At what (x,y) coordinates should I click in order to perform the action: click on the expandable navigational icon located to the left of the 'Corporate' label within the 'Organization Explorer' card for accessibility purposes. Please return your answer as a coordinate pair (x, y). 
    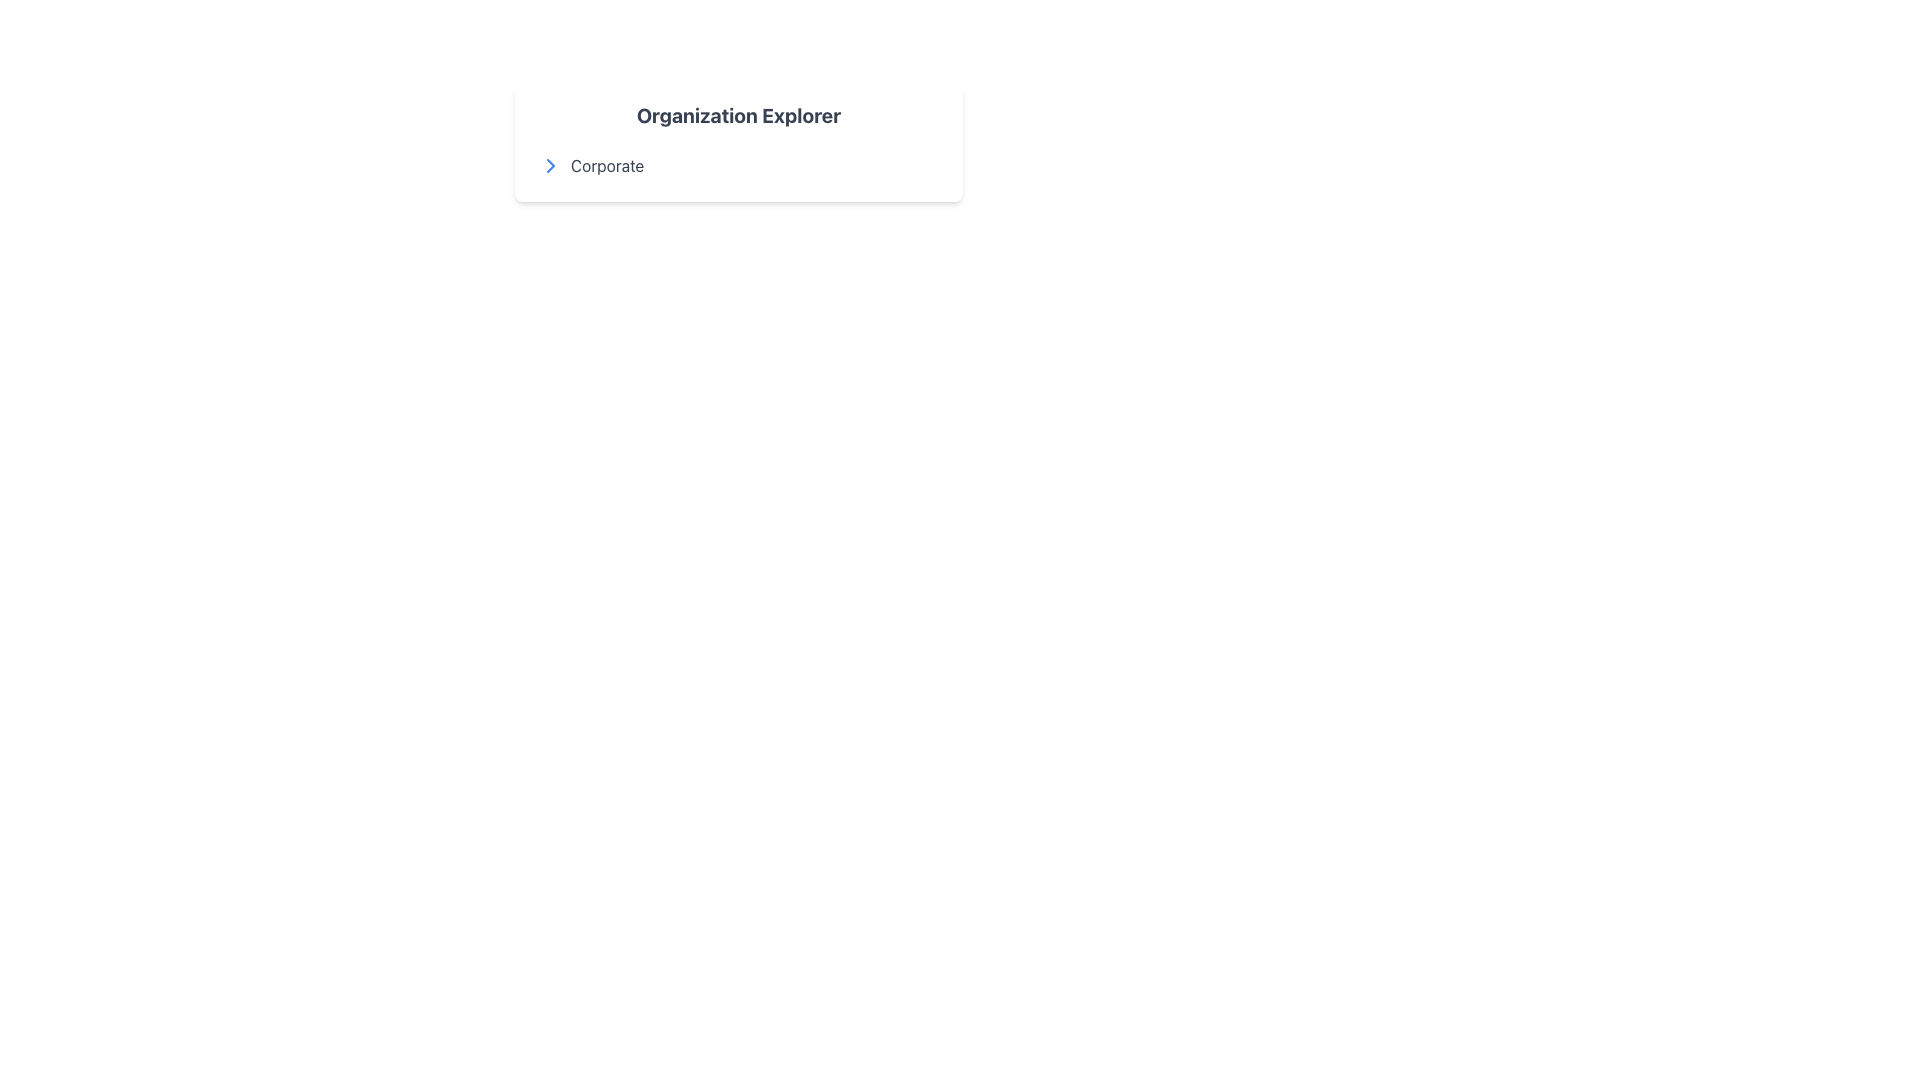
    Looking at the image, I should click on (551, 164).